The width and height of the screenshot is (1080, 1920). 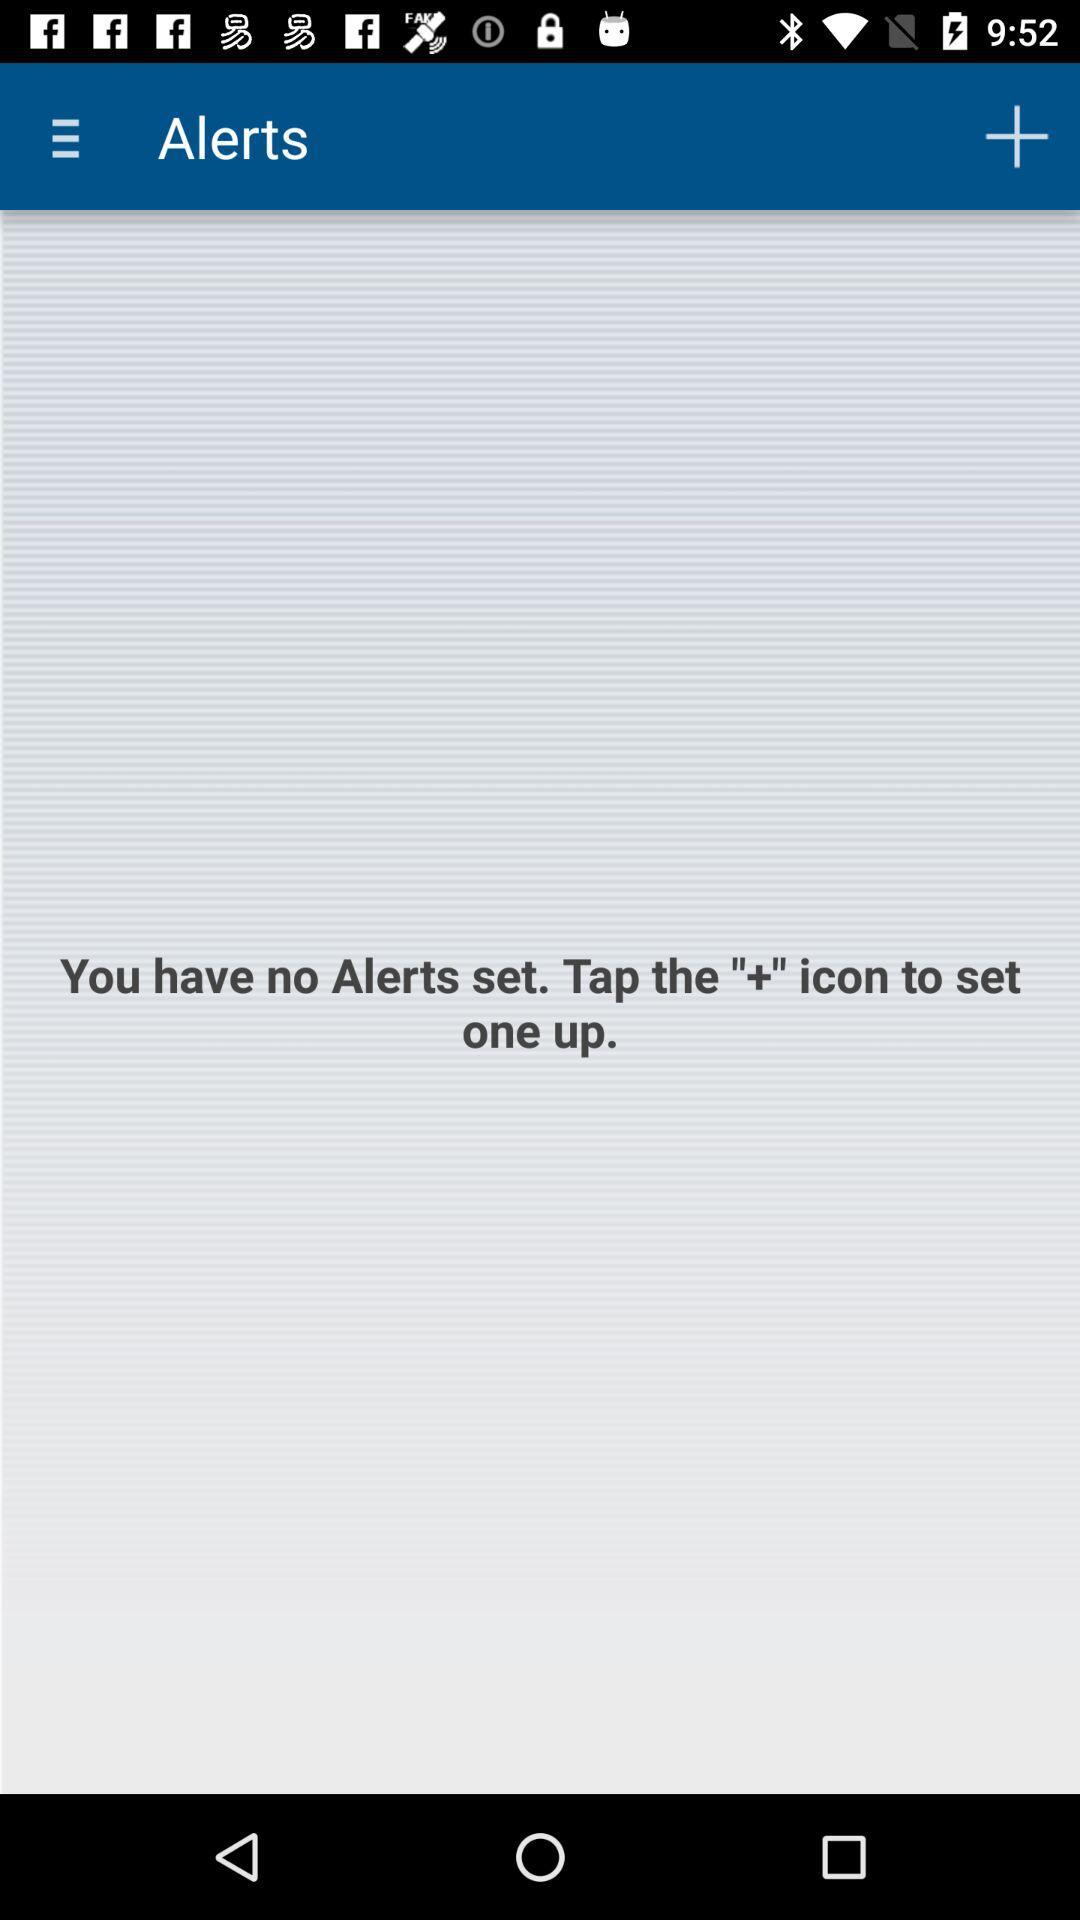 What do you see at coordinates (72, 135) in the screenshot?
I see `icon above the you have no` at bounding box center [72, 135].